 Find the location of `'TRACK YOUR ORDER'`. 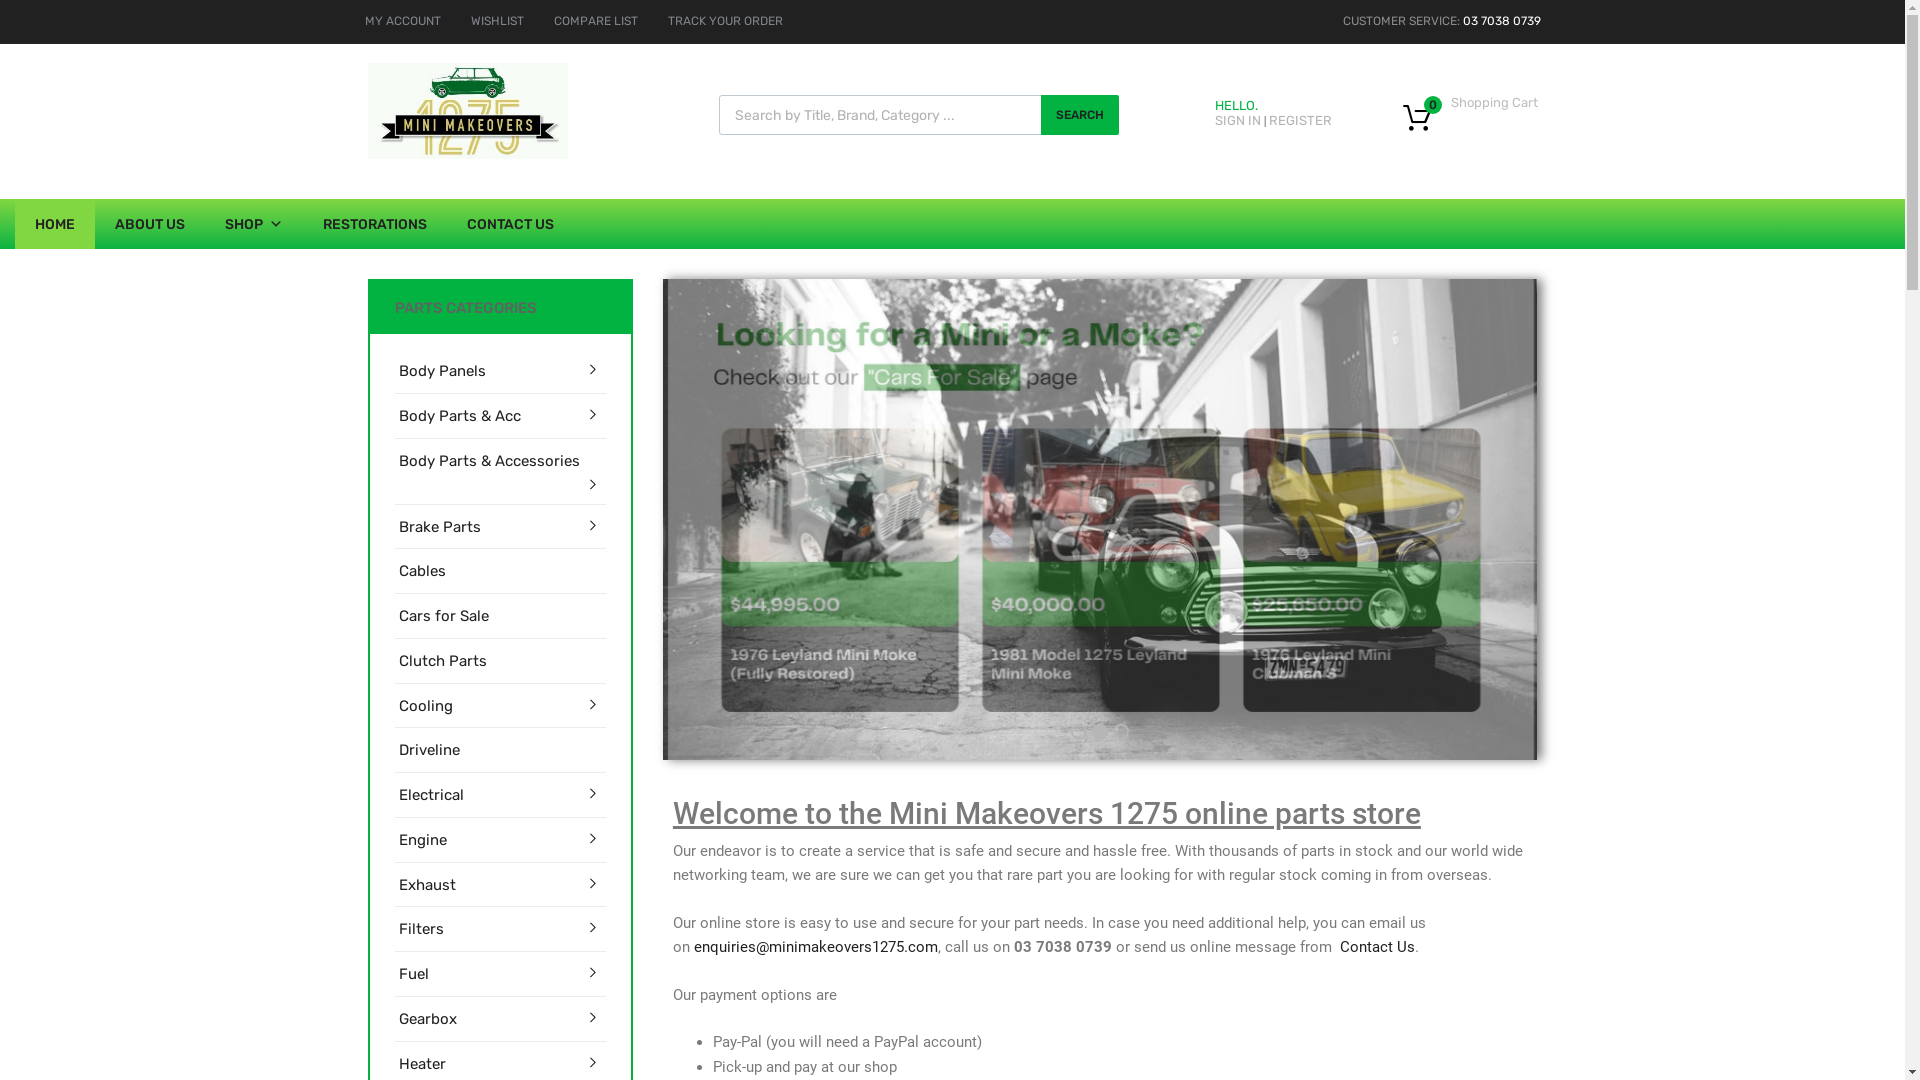

'TRACK YOUR ORDER' is located at coordinates (724, 20).